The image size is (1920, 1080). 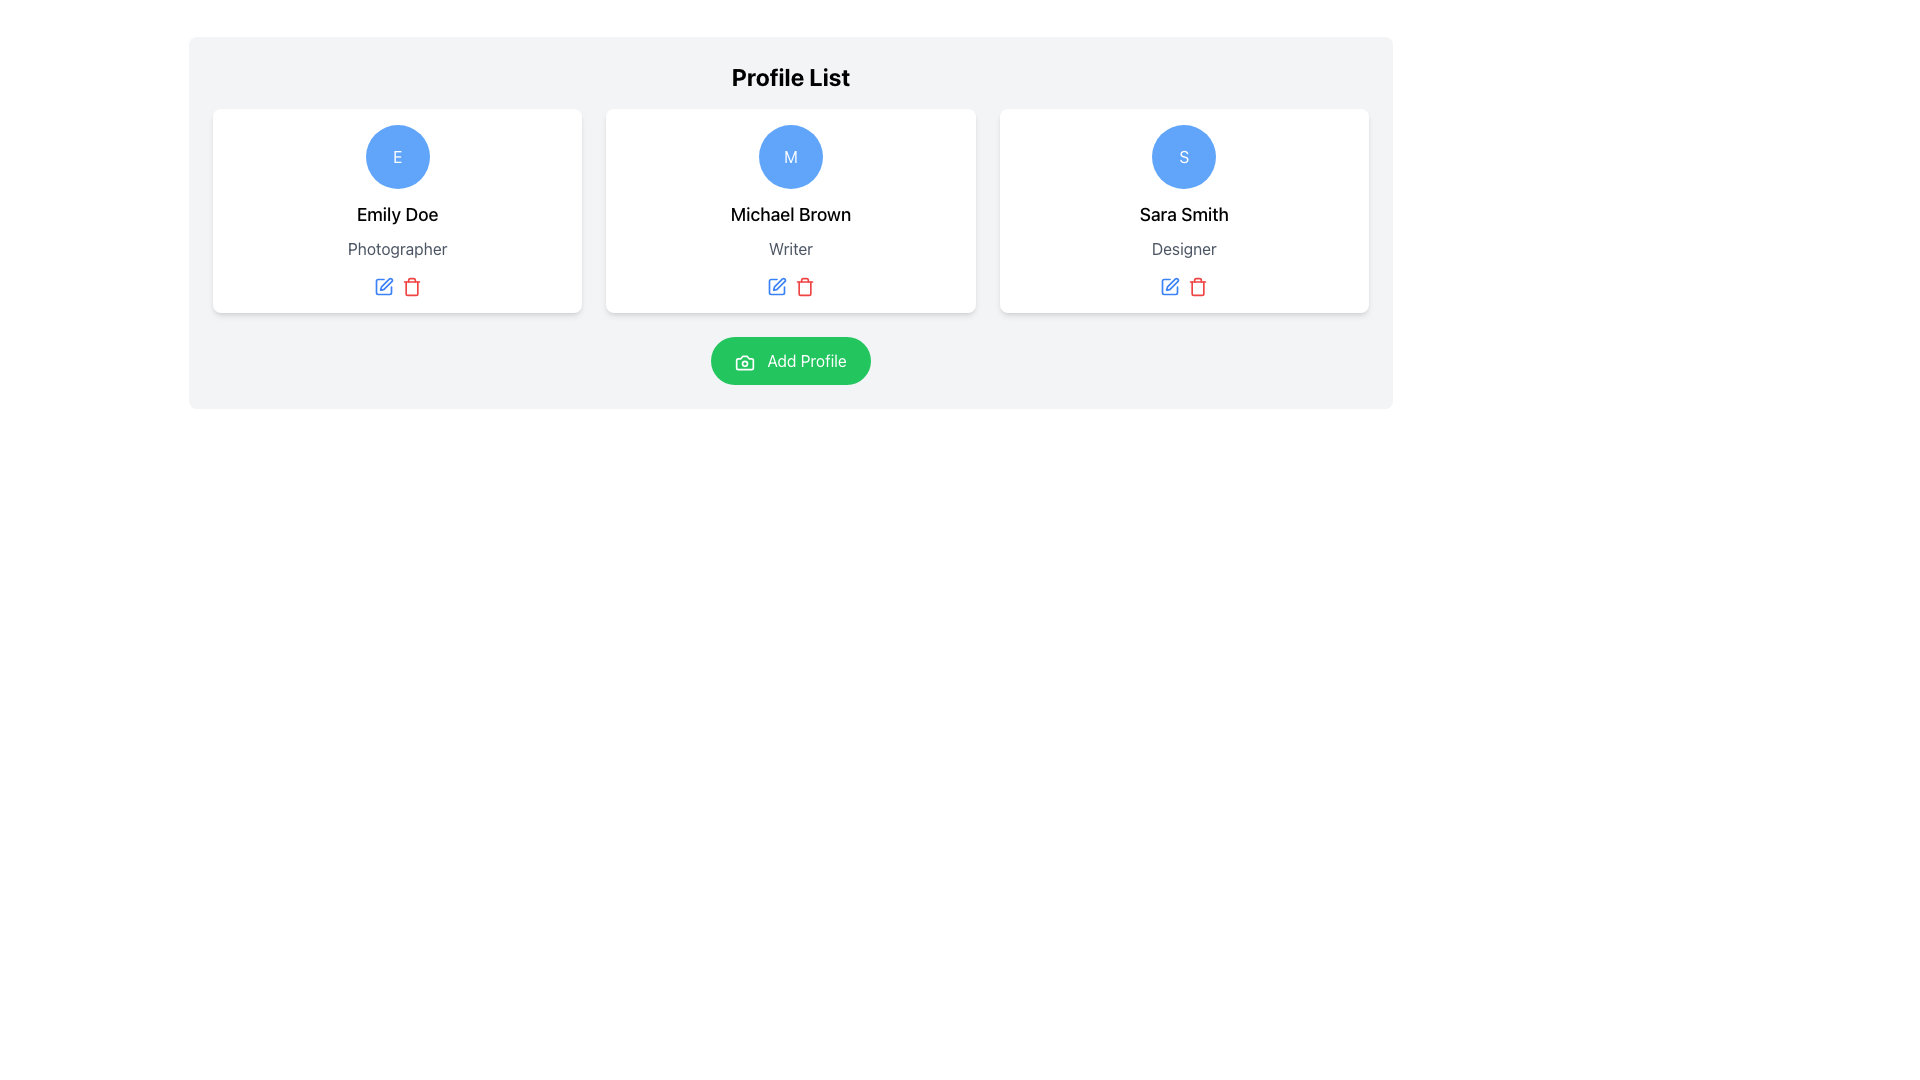 I want to click on the text label displaying the name 'Sara Smith', which is centrally located in the third profile card from the left, positioned above the smaller text 'Designer' and below a circular blue avatar, so click(x=1184, y=215).